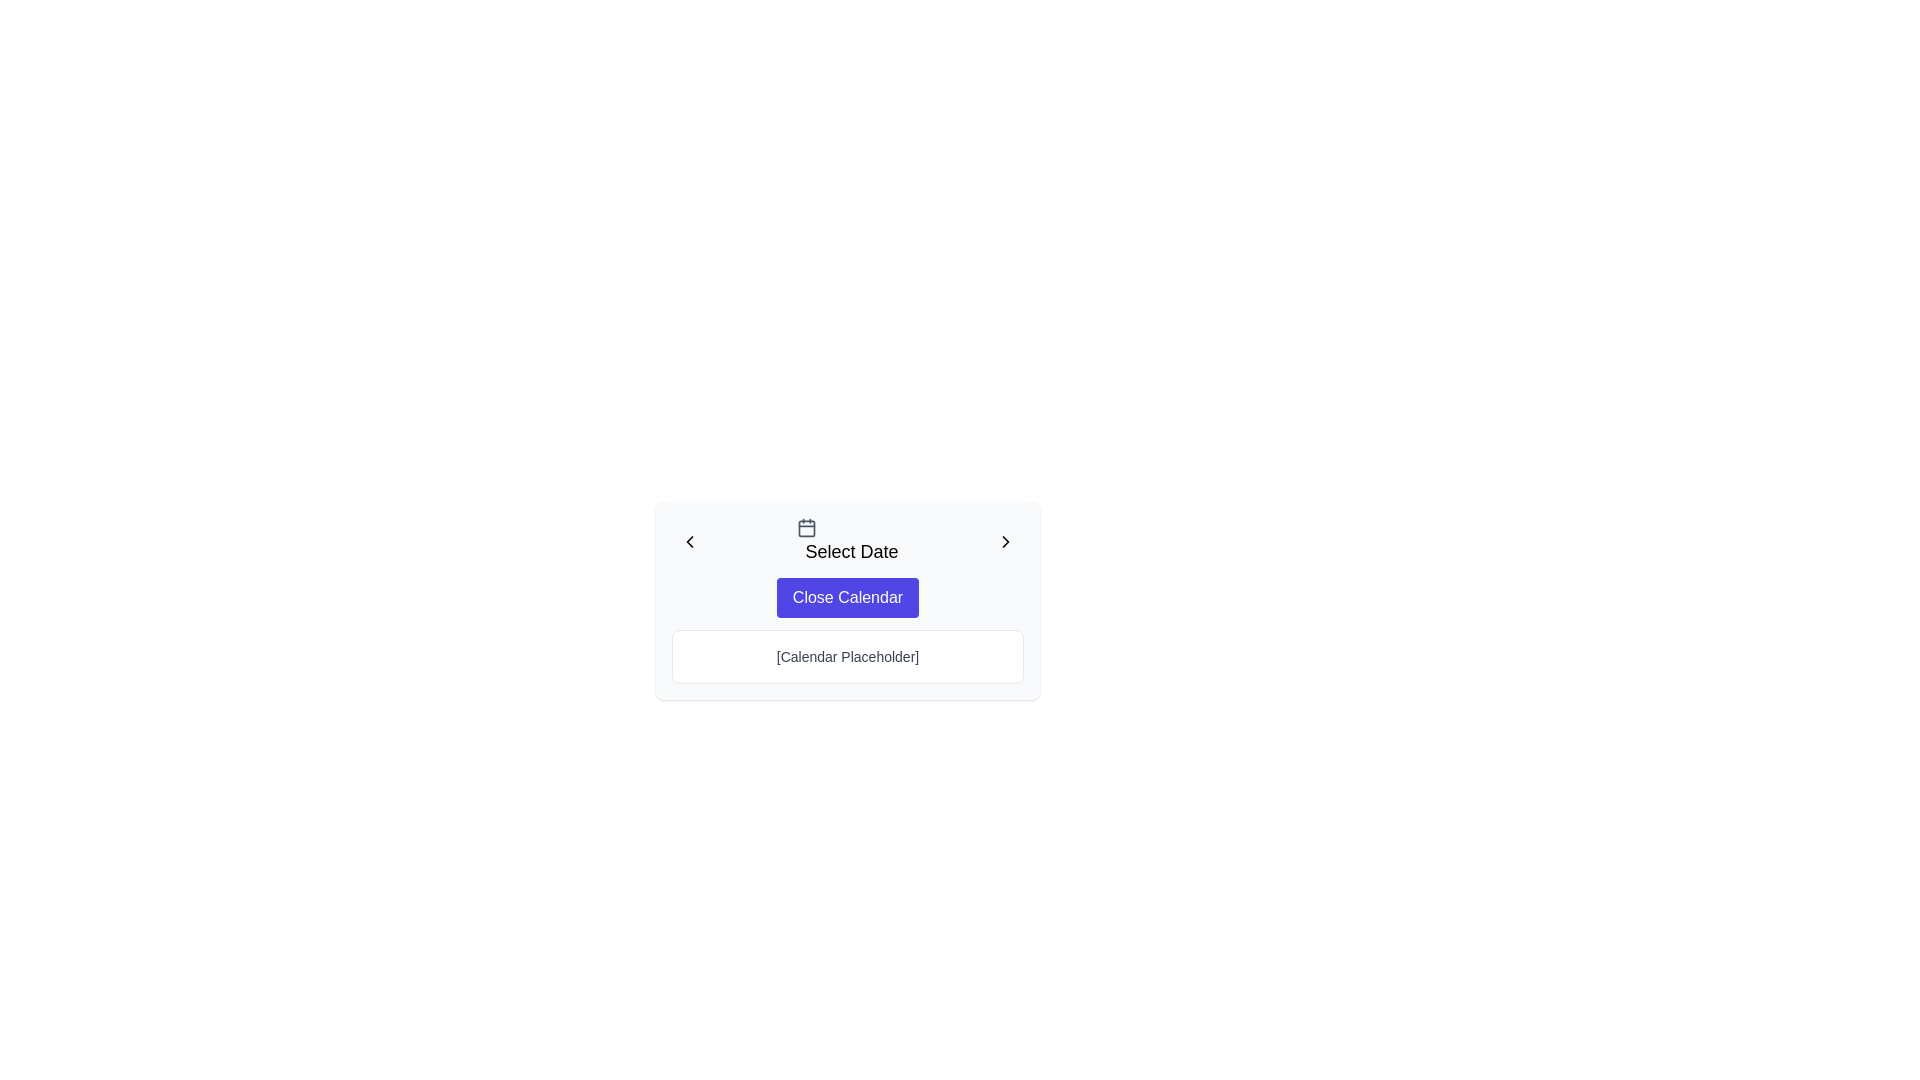 The height and width of the screenshot is (1080, 1920). Describe the element at coordinates (848, 600) in the screenshot. I see `the purple rectangular button labeled 'Close Calendar'` at that location.